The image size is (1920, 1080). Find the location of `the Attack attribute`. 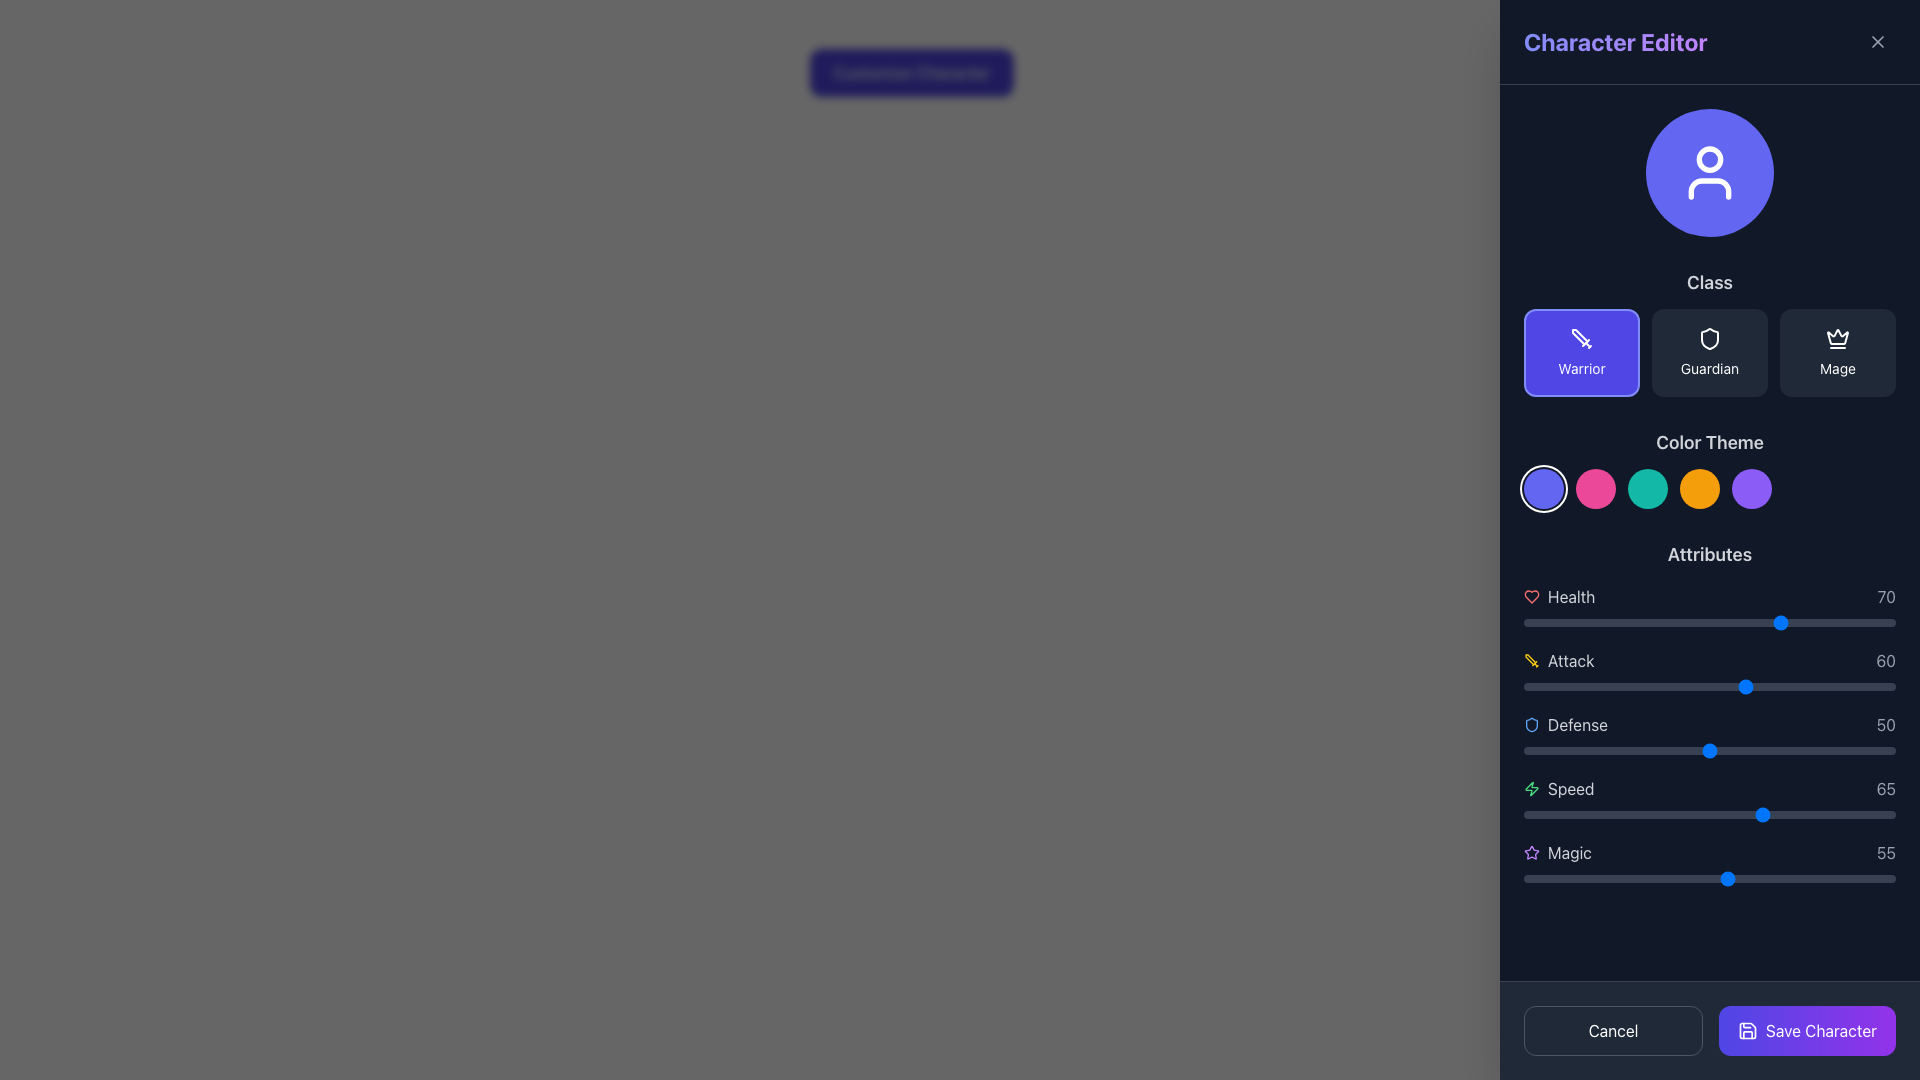

the Attack attribute is located at coordinates (1676, 685).